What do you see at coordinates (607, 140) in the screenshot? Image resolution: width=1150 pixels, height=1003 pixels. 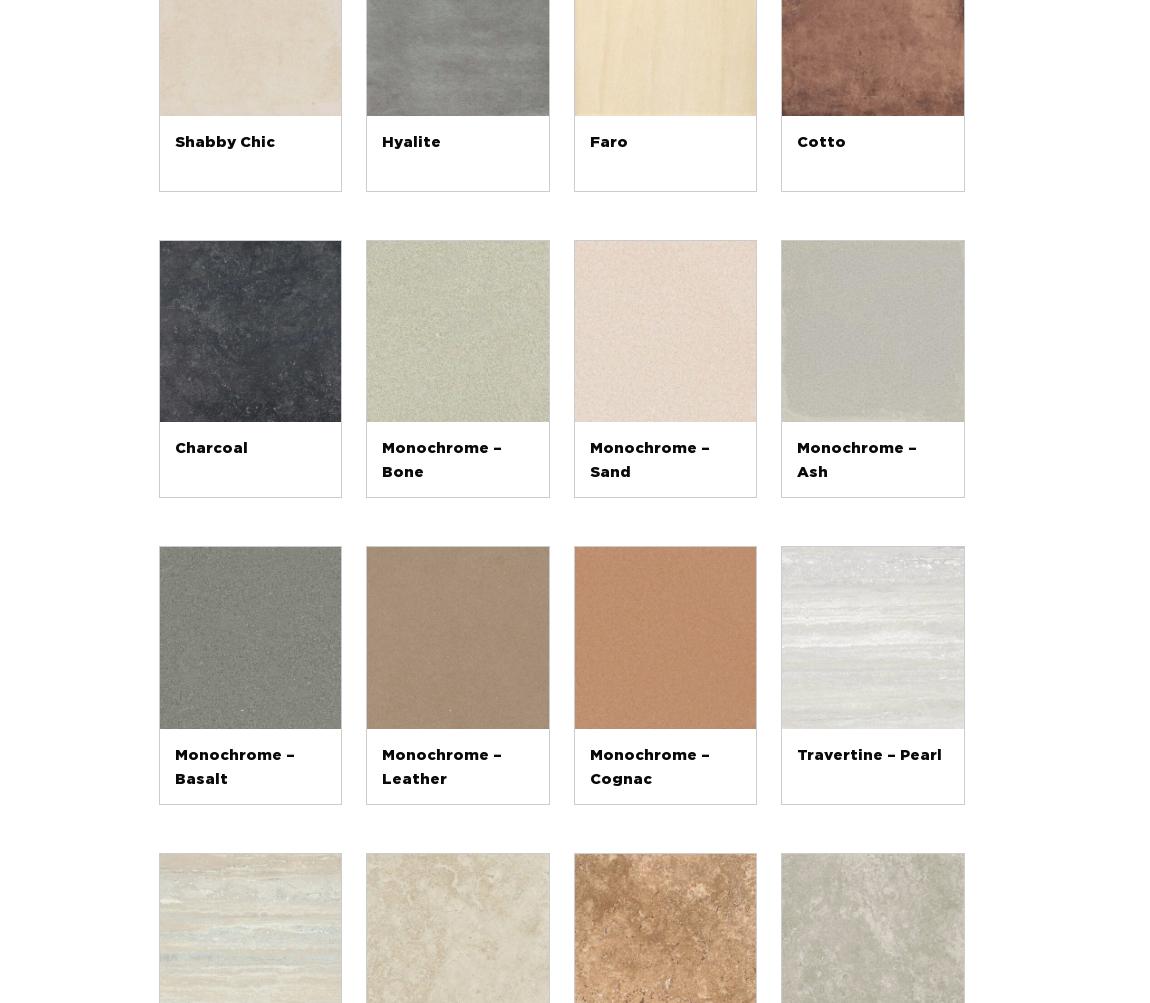 I see `'Faro'` at bounding box center [607, 140].